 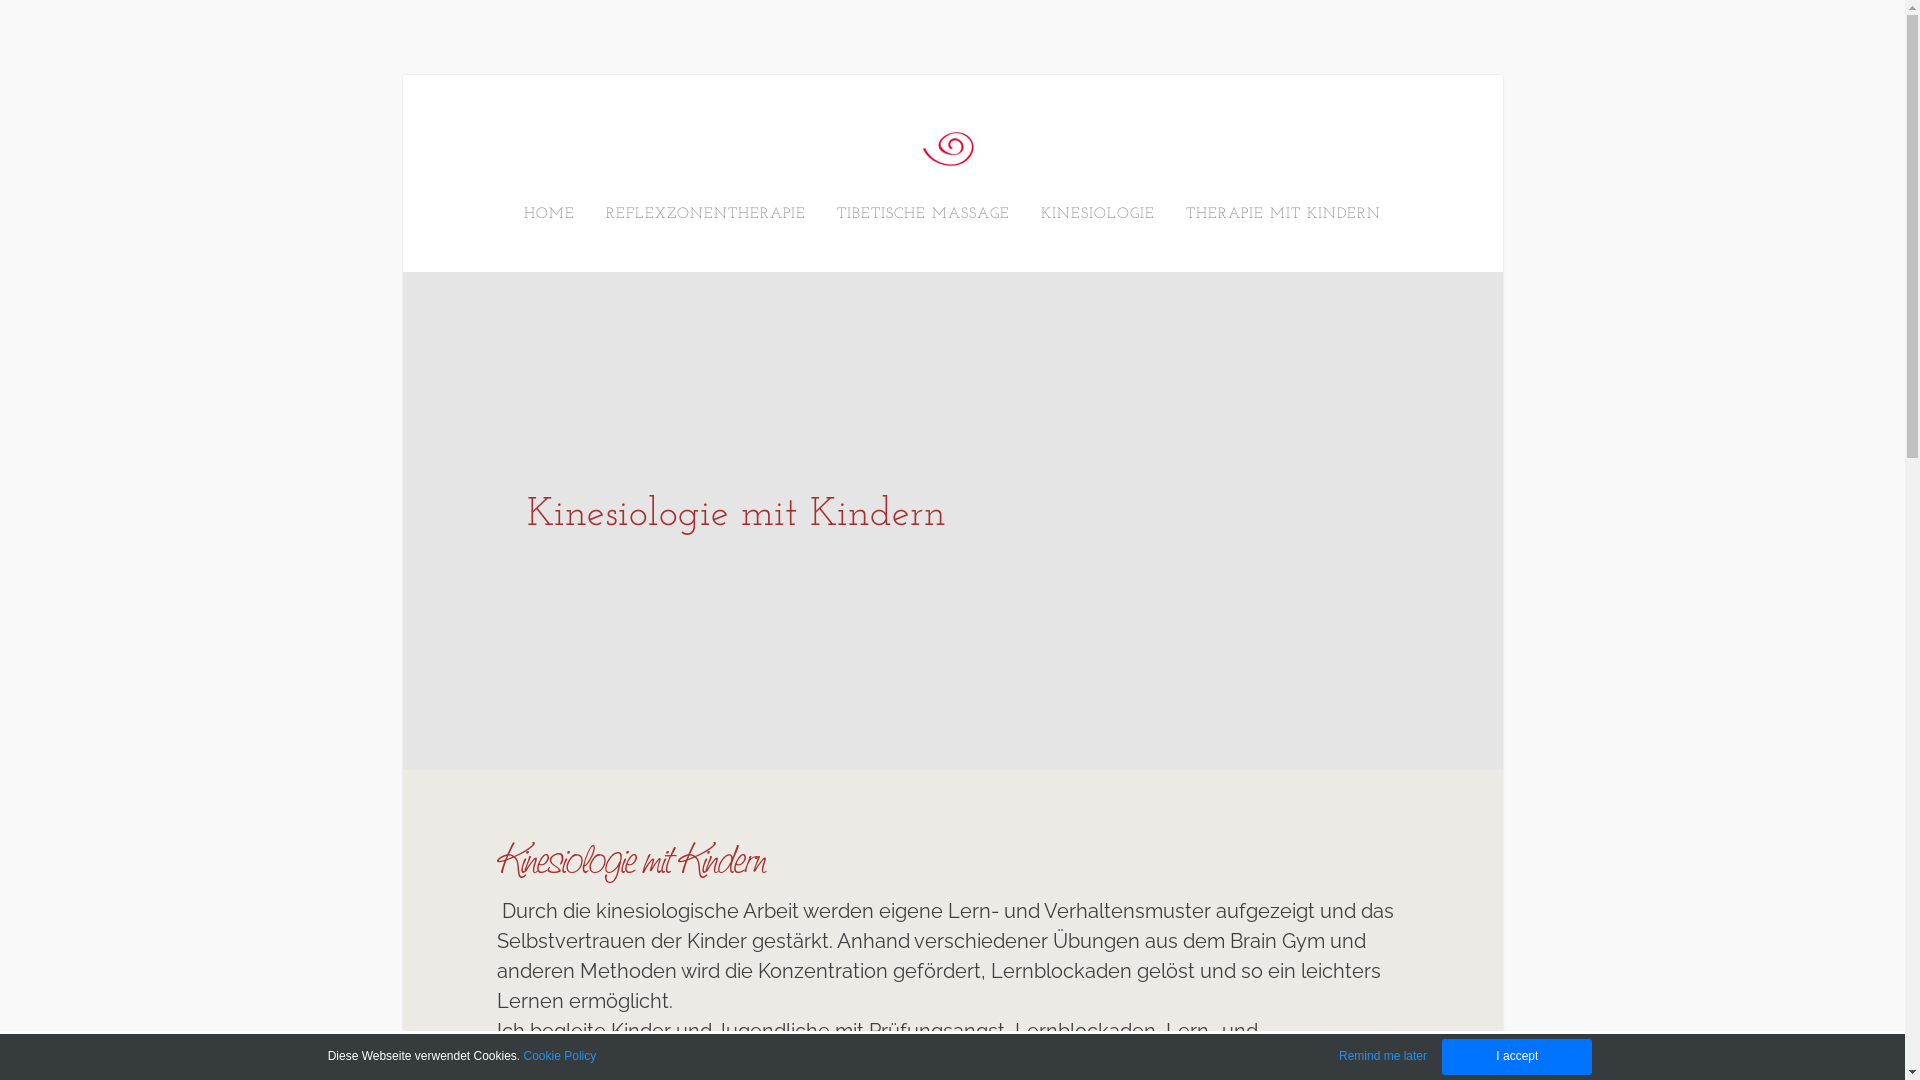 I want to click on 'Remind me later', so click(x=1339, y=1055).